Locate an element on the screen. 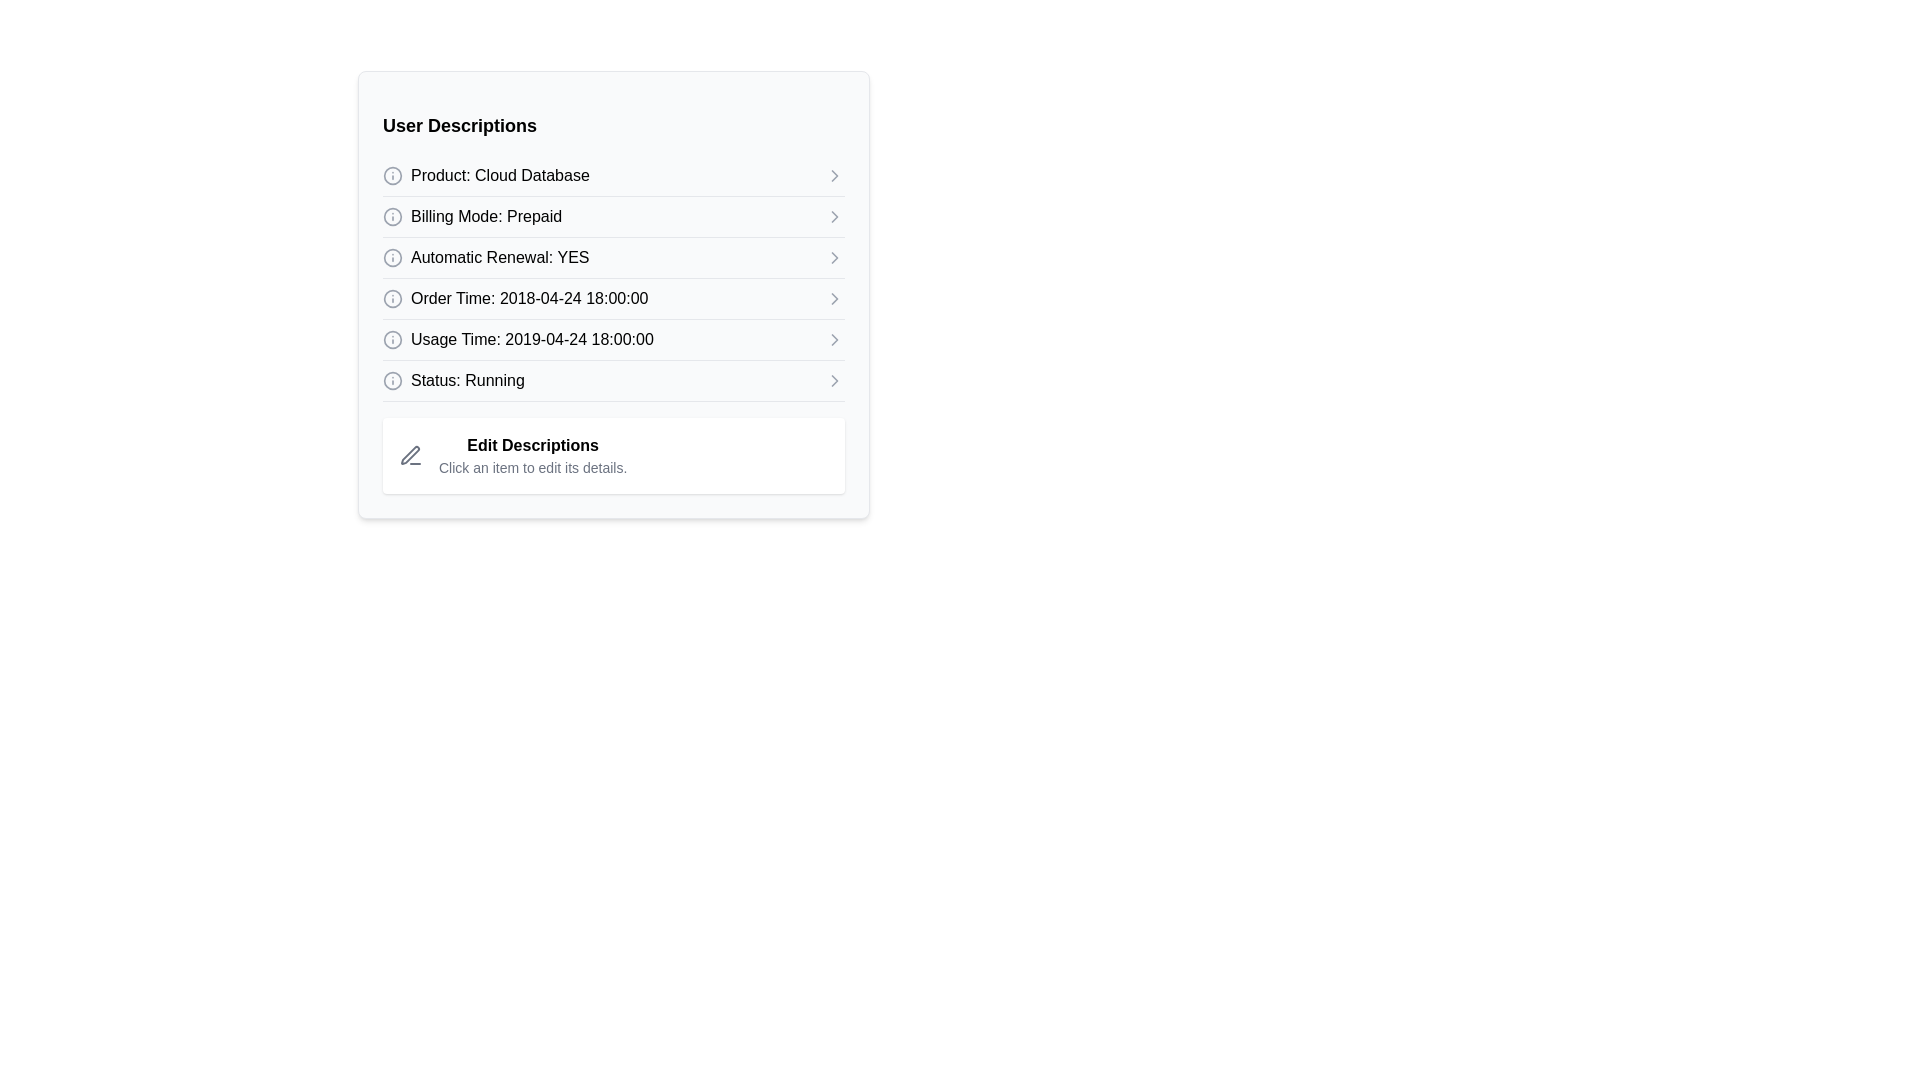 Image resolution: width=1920 pixels, height=1080 pixels. the actionable list item for 'Cloud Database' located in the topmost row of the 'User Descriptions' section is located at coordinates (613, 175).